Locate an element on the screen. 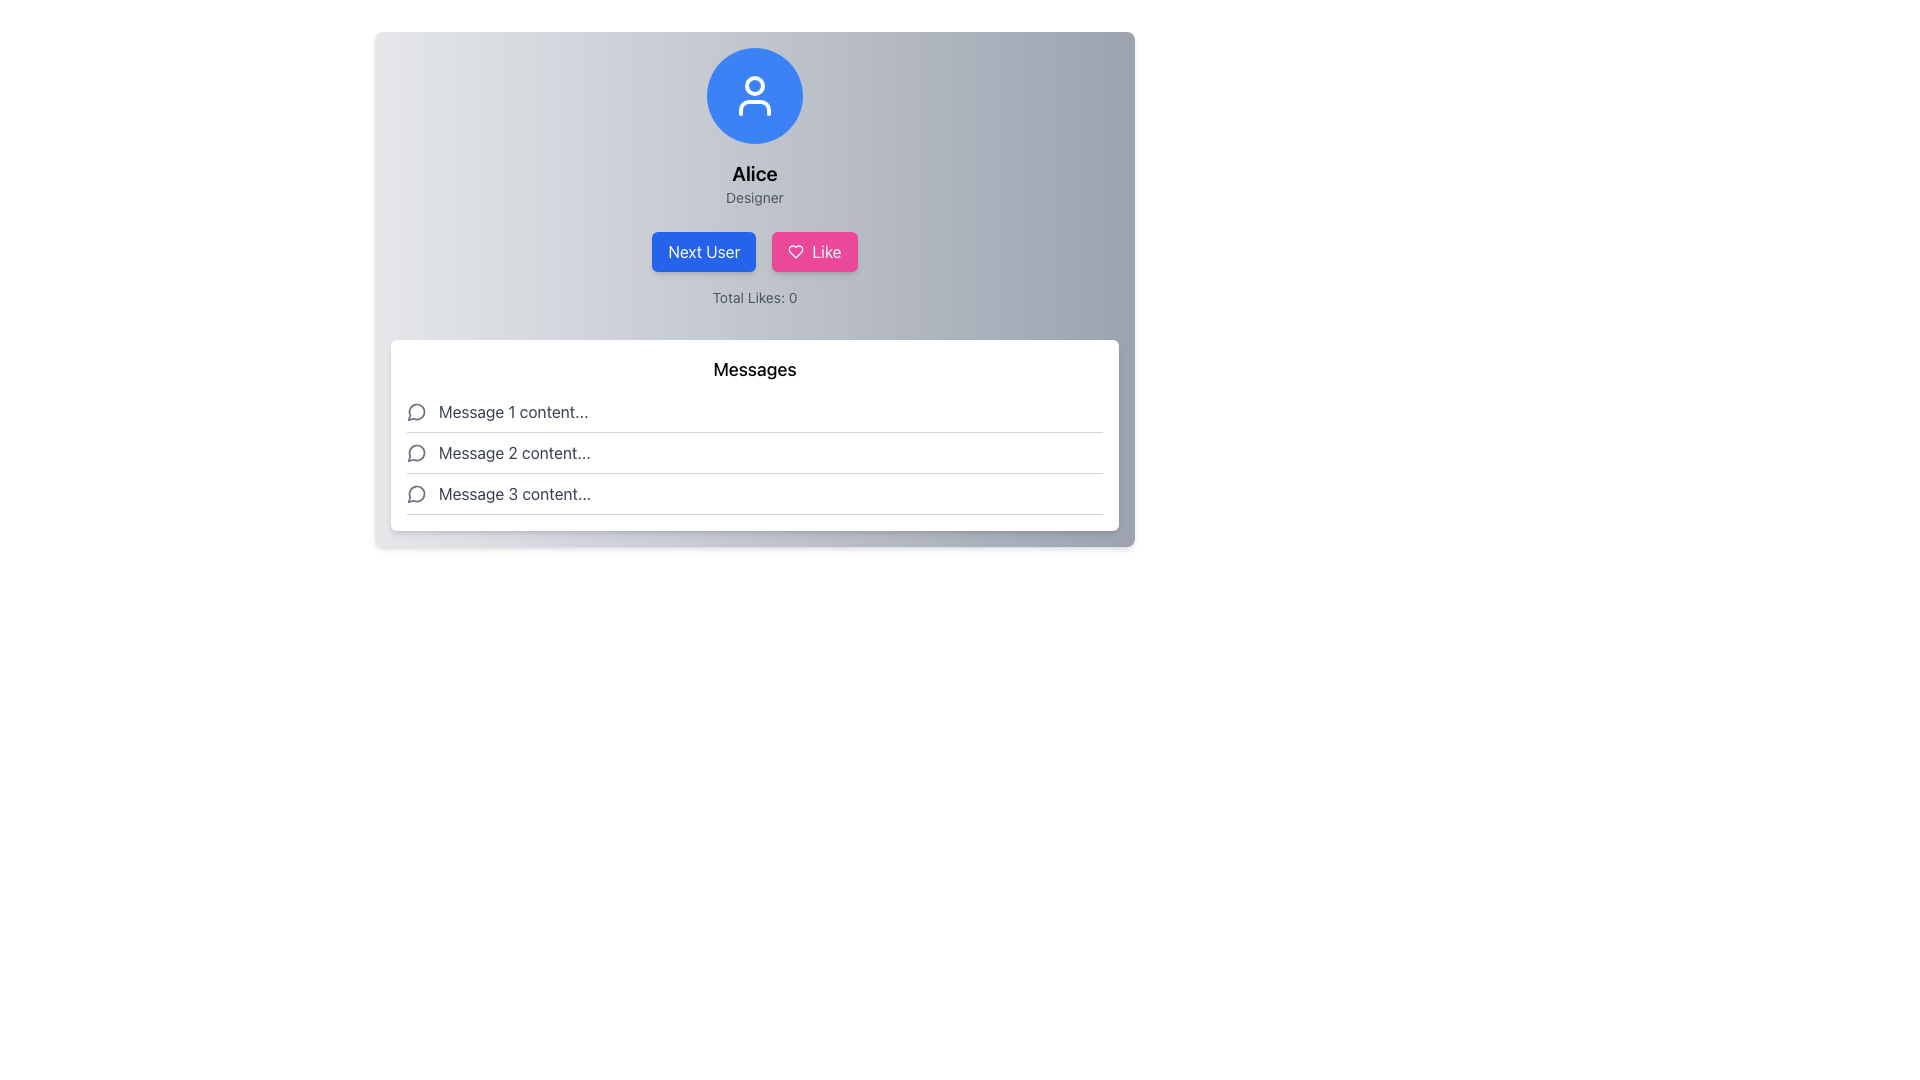 This screenshot has height=1080, width=1920. the messaging icon located at the beginning of the row containing 'Message 1 content...', aligned to the left of the text message content in the 'Messages' section is located at coordinates (416, 411).